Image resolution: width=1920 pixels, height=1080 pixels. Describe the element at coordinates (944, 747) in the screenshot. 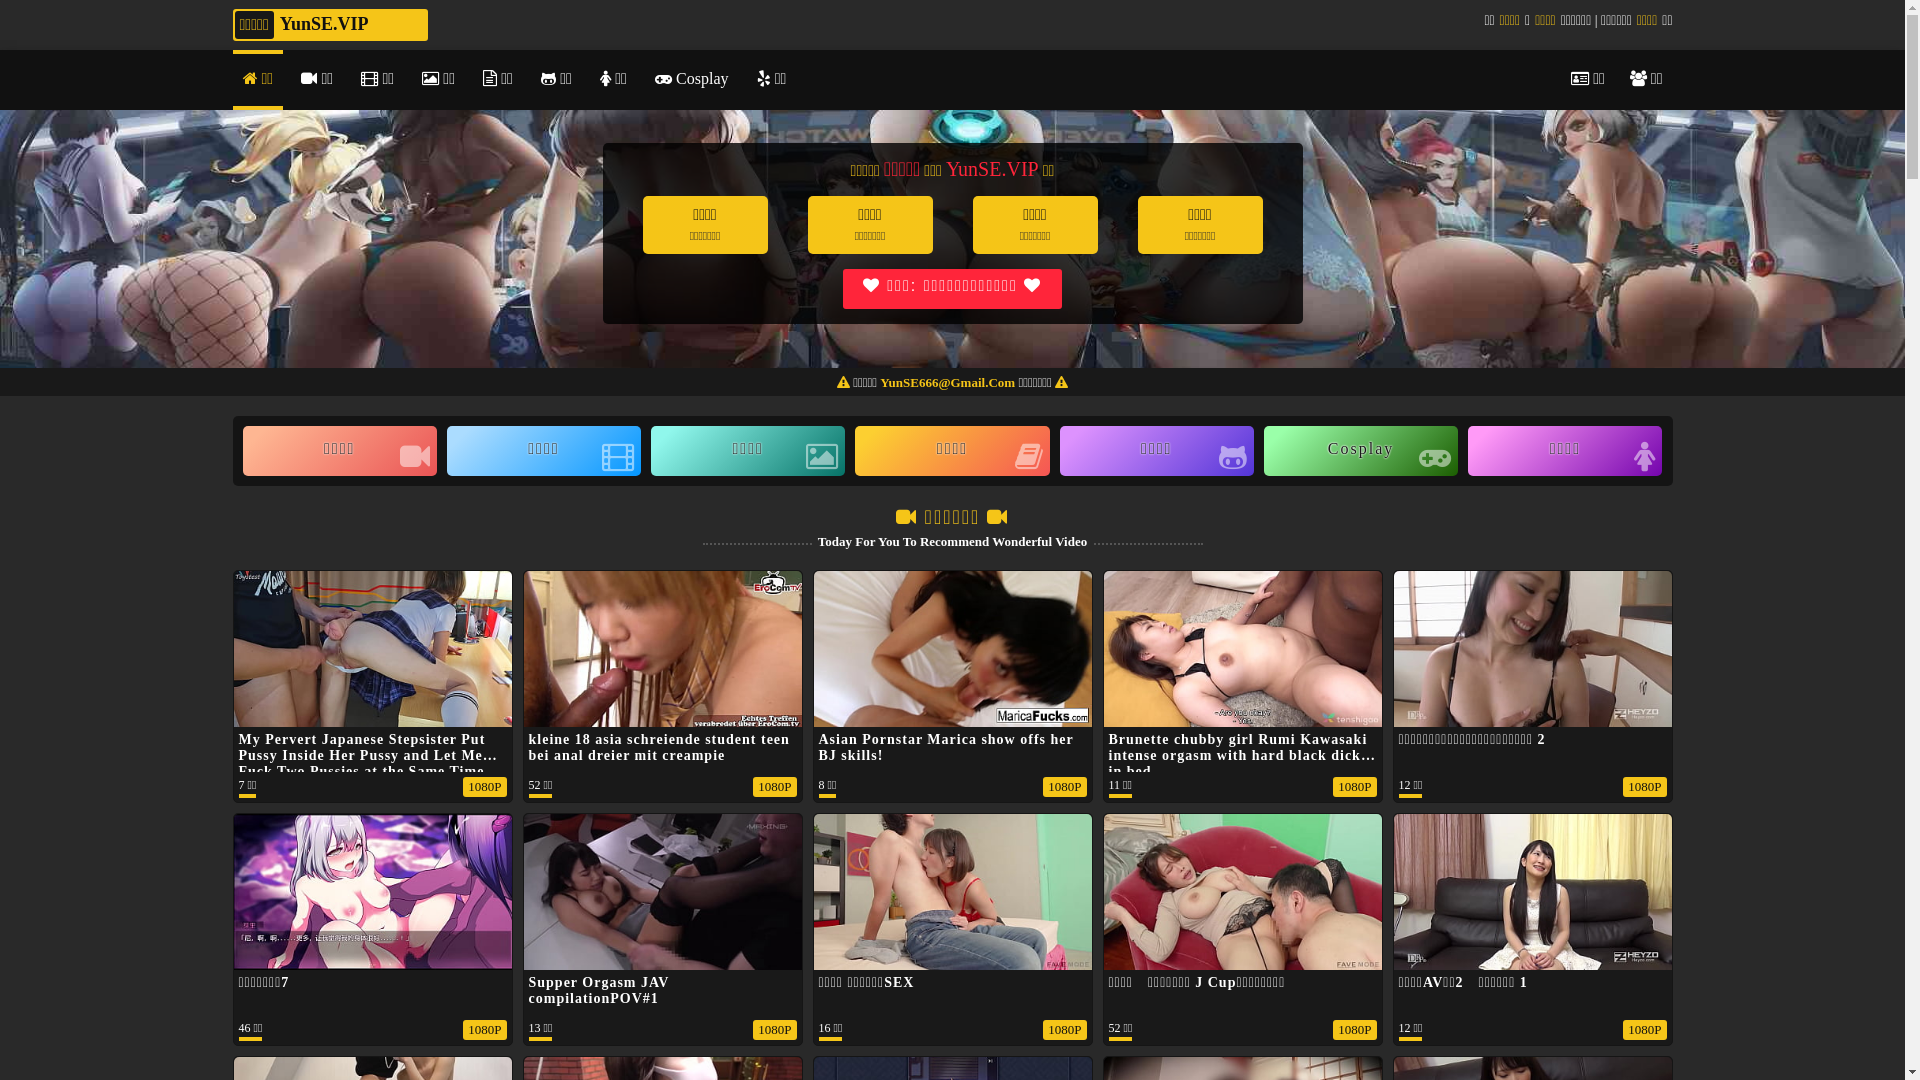

I see `'Asian Pornstar Marica show offs her BJ skills!'` at that location.